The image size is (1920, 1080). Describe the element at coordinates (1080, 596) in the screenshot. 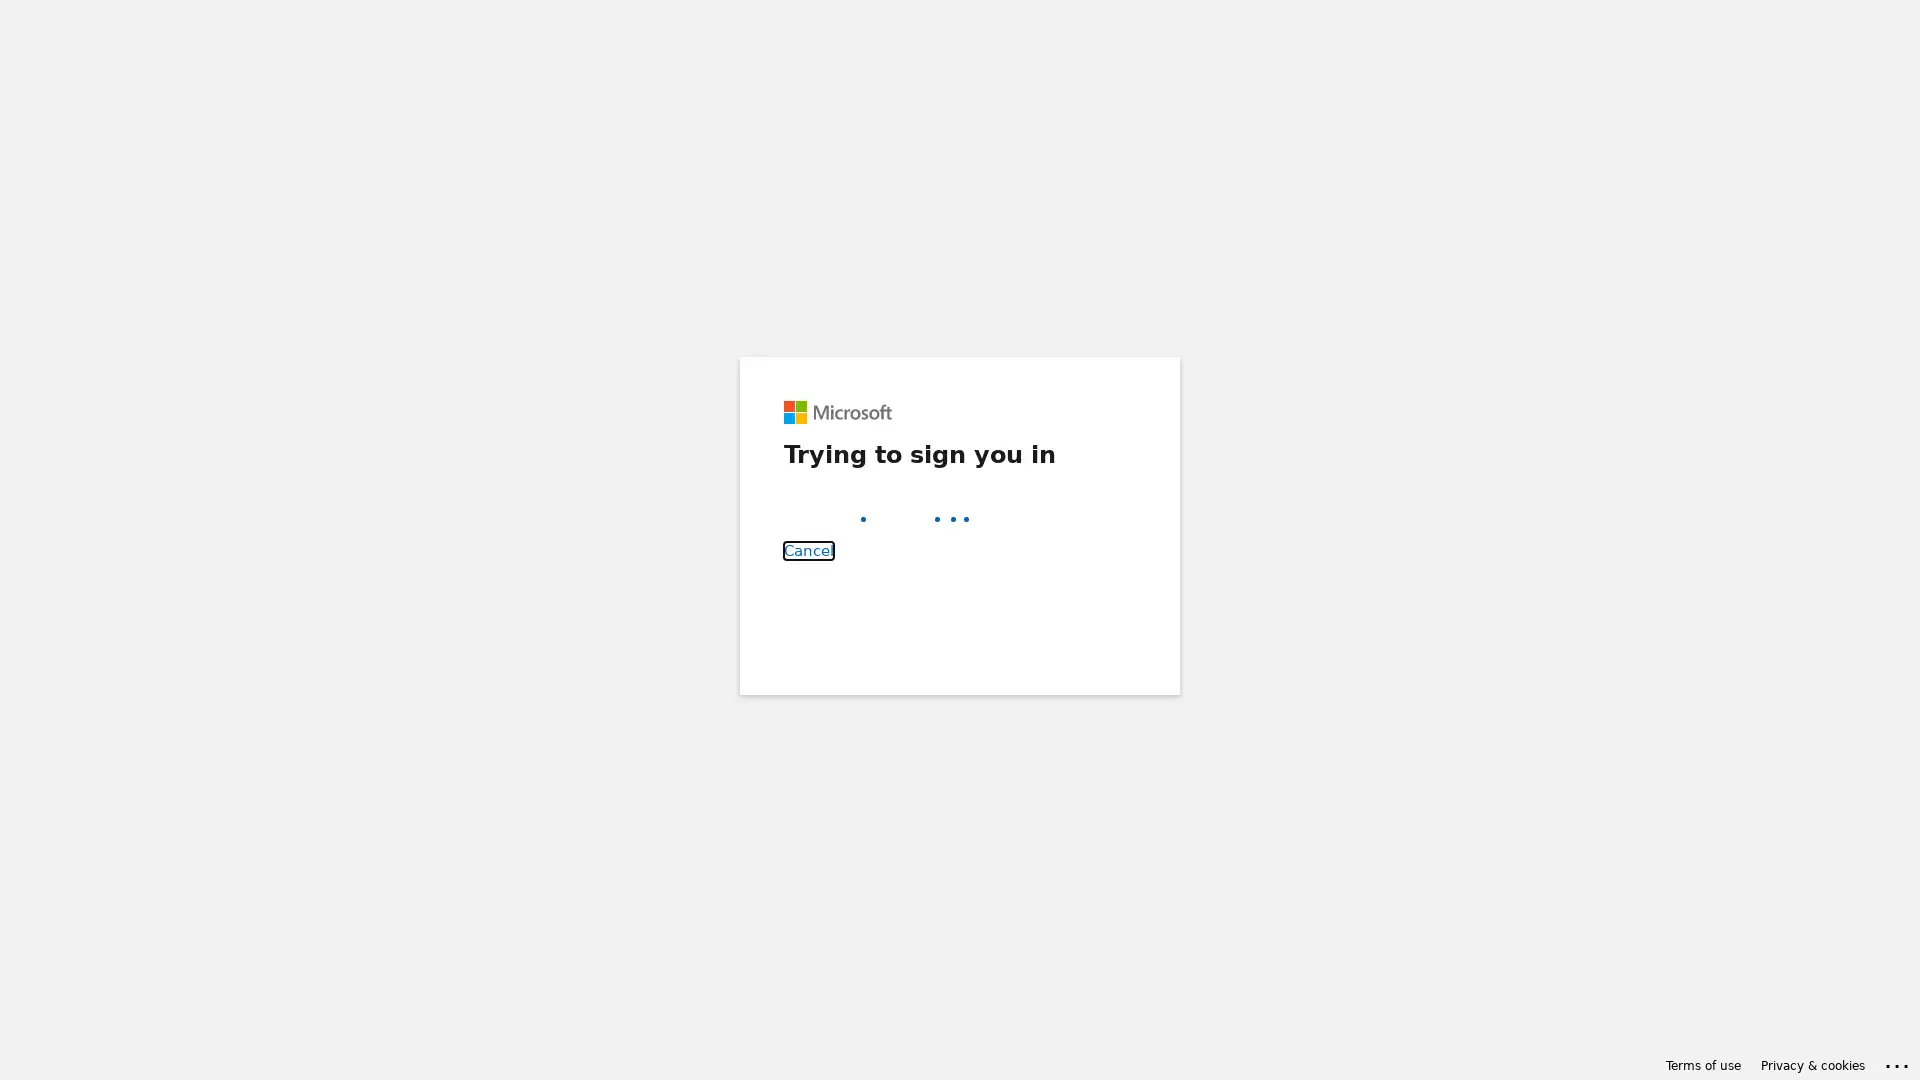

I see `Next` at that location.